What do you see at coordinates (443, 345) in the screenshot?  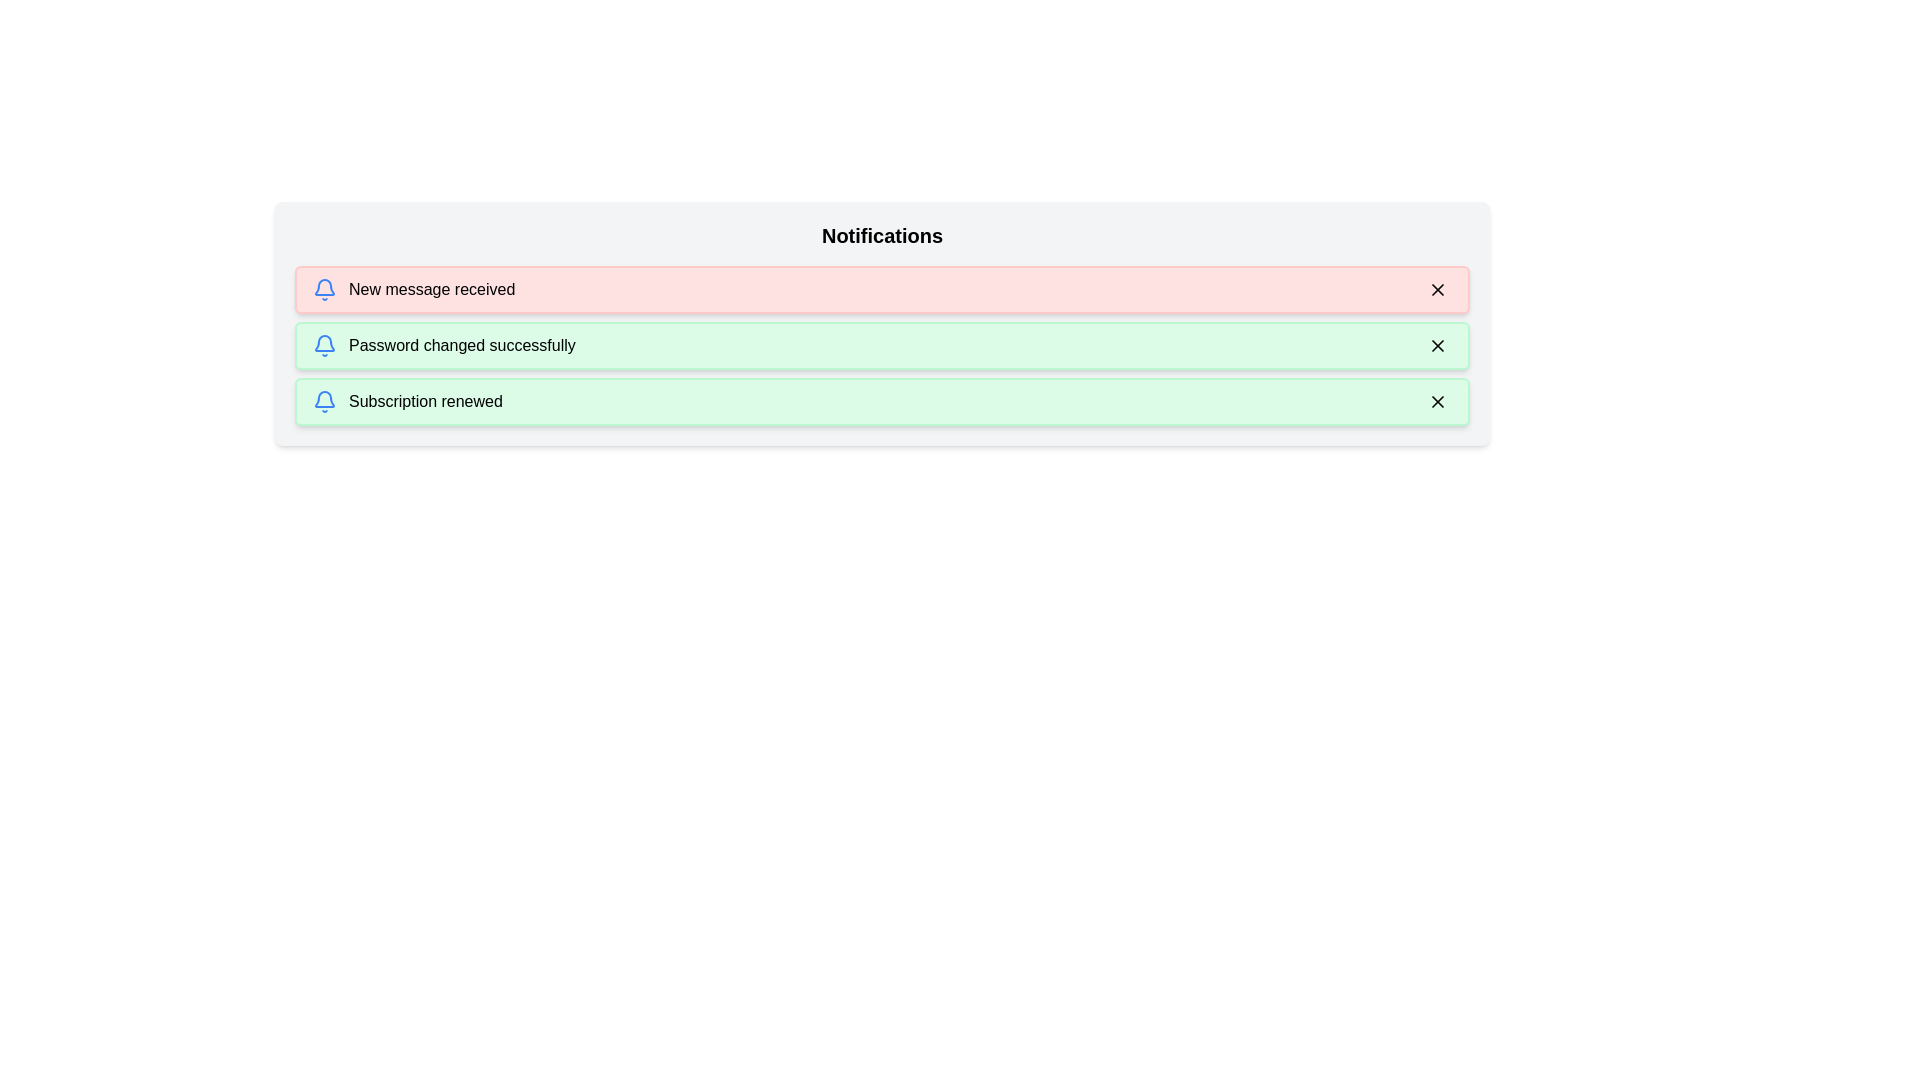 I see `the notification message saying 'Password changed successfully', which is the second item in a vertical list of notifications` at bounding box center [443, 345].